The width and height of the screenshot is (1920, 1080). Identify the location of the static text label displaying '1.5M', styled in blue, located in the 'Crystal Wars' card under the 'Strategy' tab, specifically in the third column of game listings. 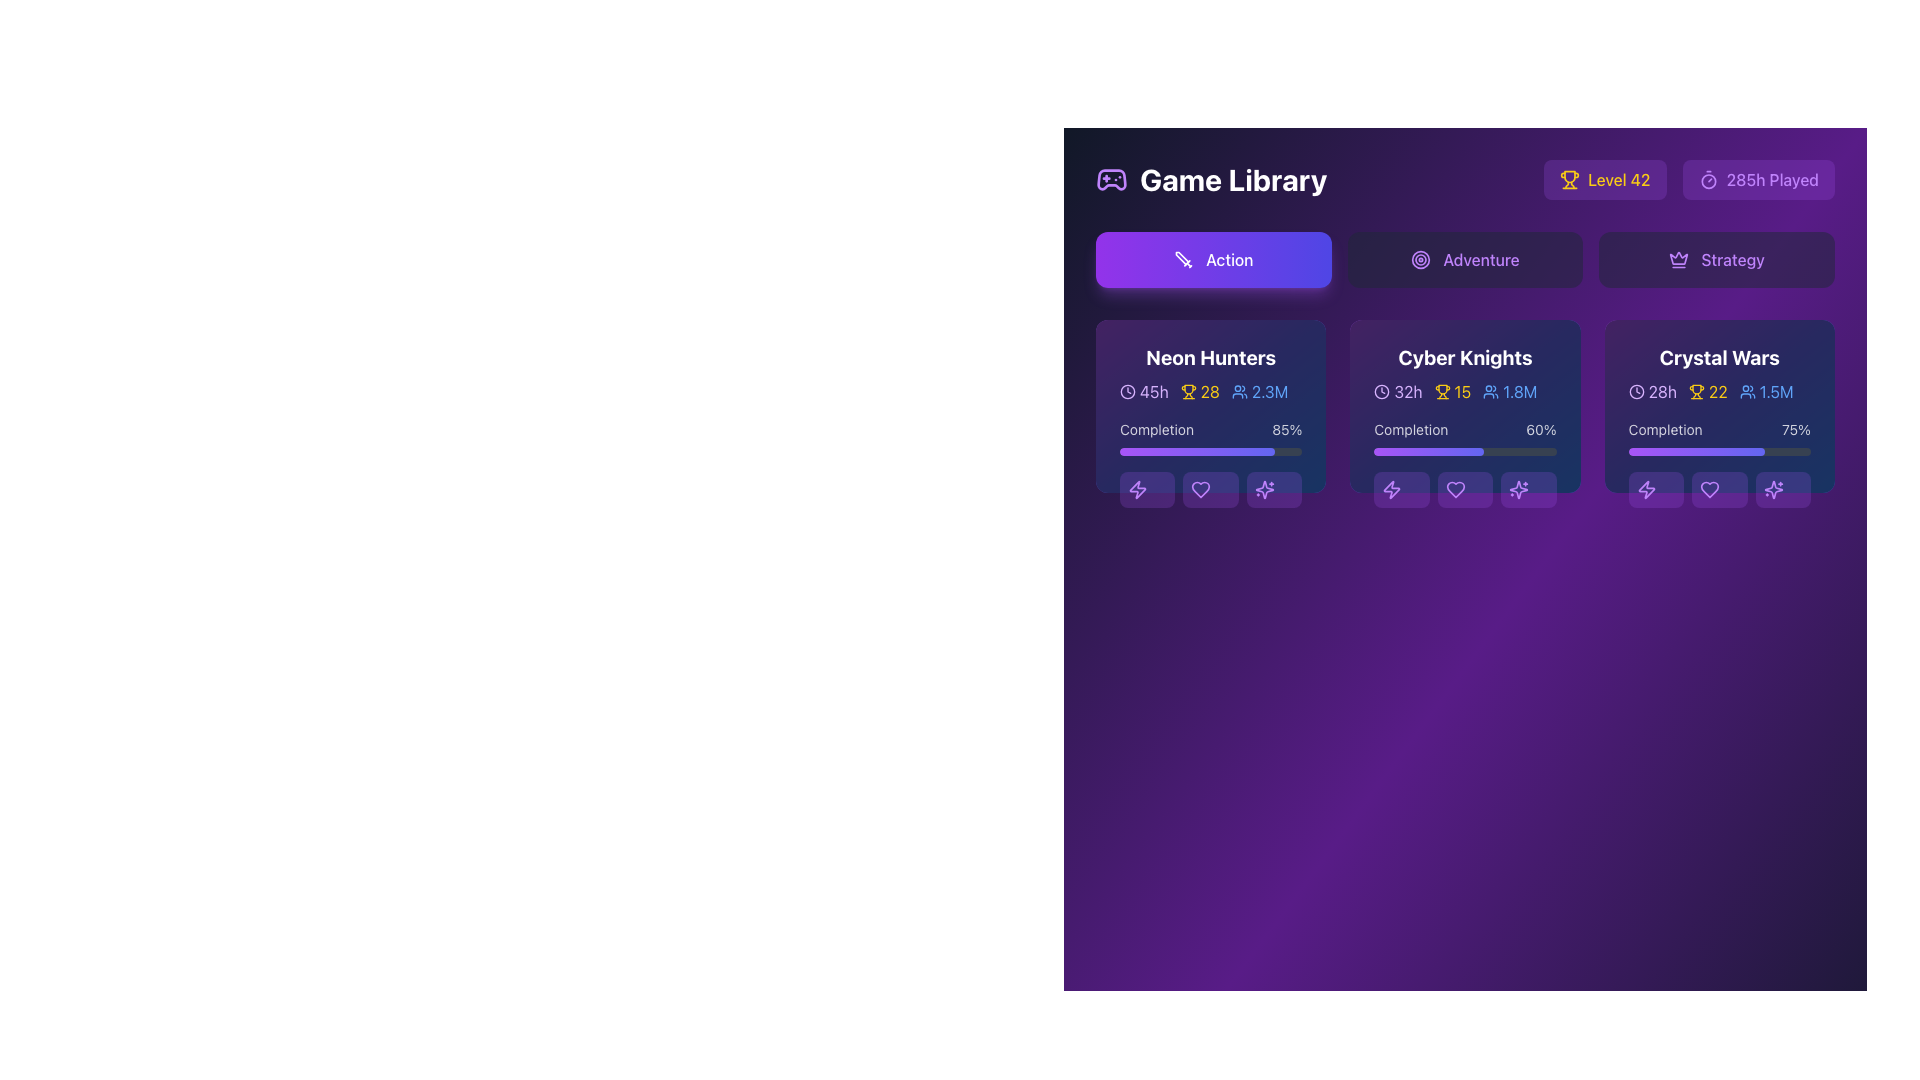
(1776, 392).